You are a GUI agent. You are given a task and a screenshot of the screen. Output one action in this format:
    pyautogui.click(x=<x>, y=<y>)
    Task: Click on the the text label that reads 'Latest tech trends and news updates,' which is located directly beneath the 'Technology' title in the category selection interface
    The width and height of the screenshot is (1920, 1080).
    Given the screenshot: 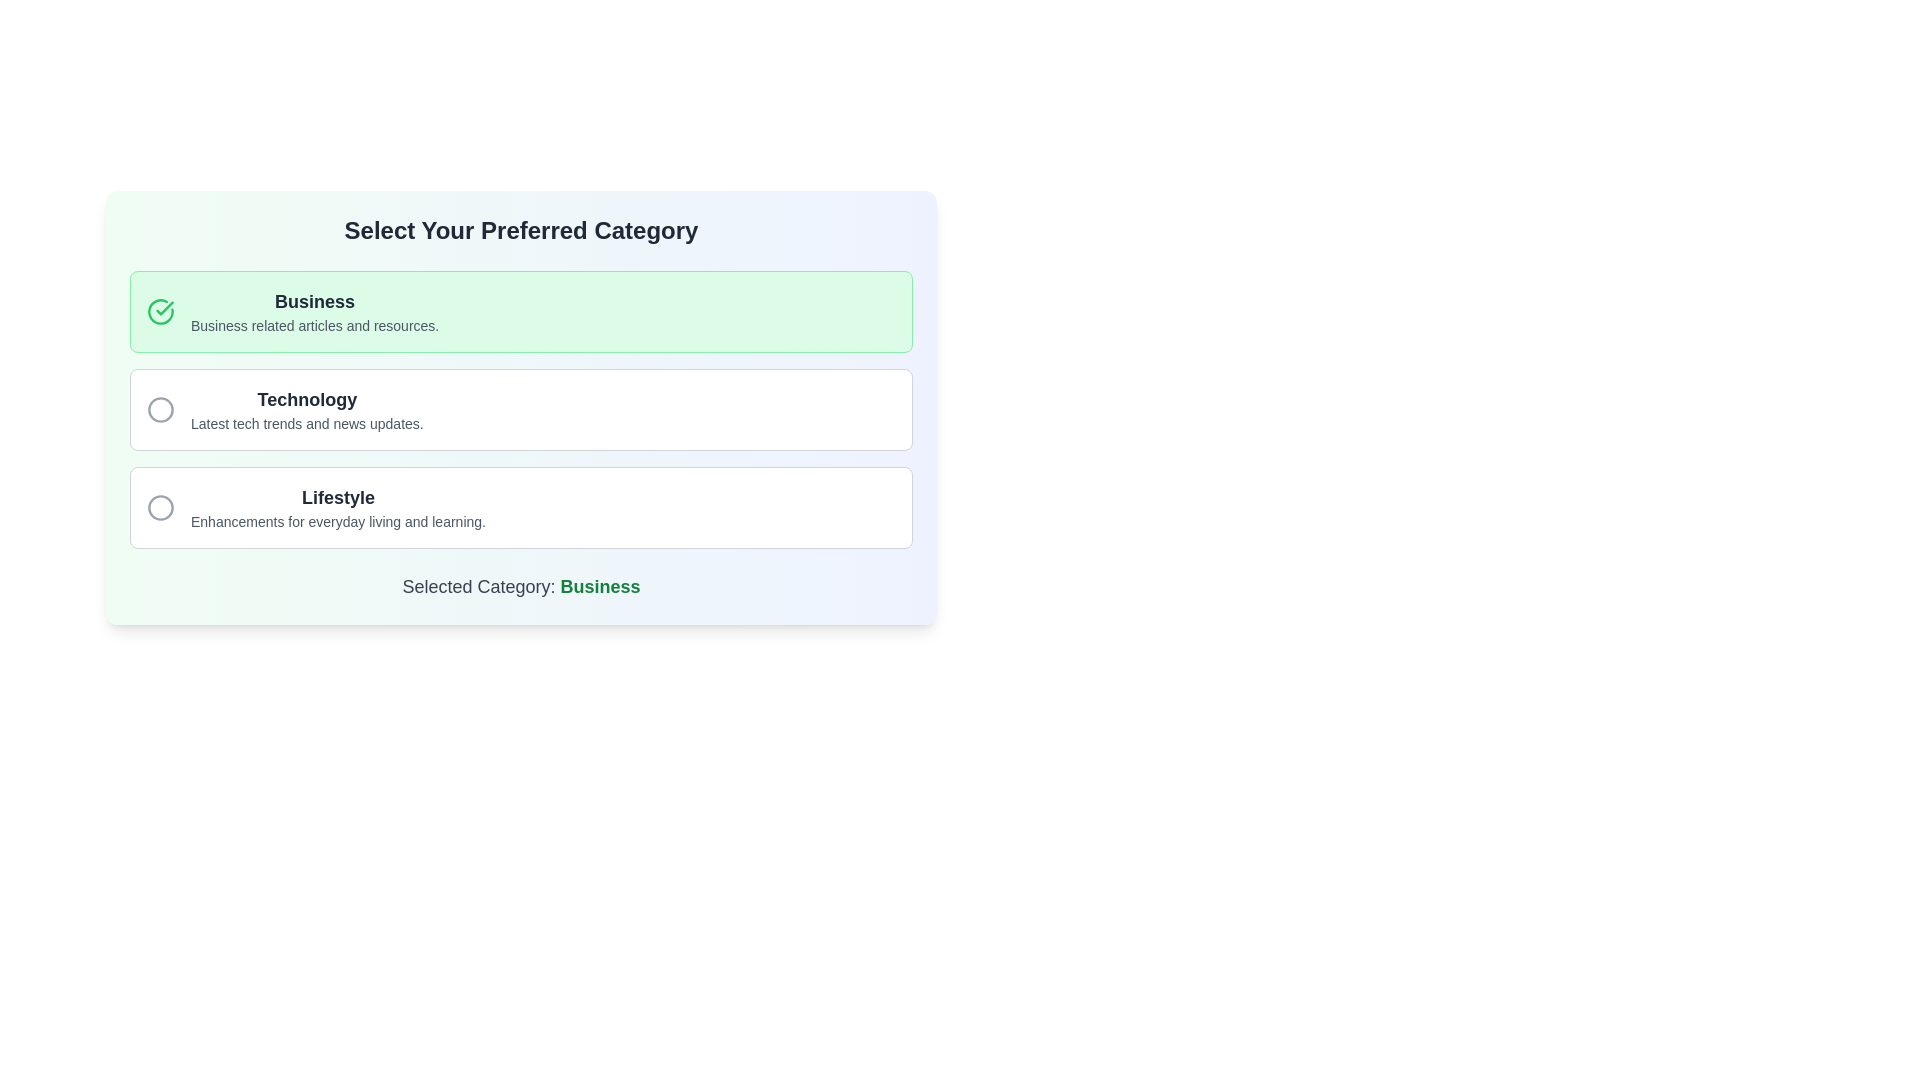 What is the action you would take?
    pyautogui.click(x=306, y=423)
    